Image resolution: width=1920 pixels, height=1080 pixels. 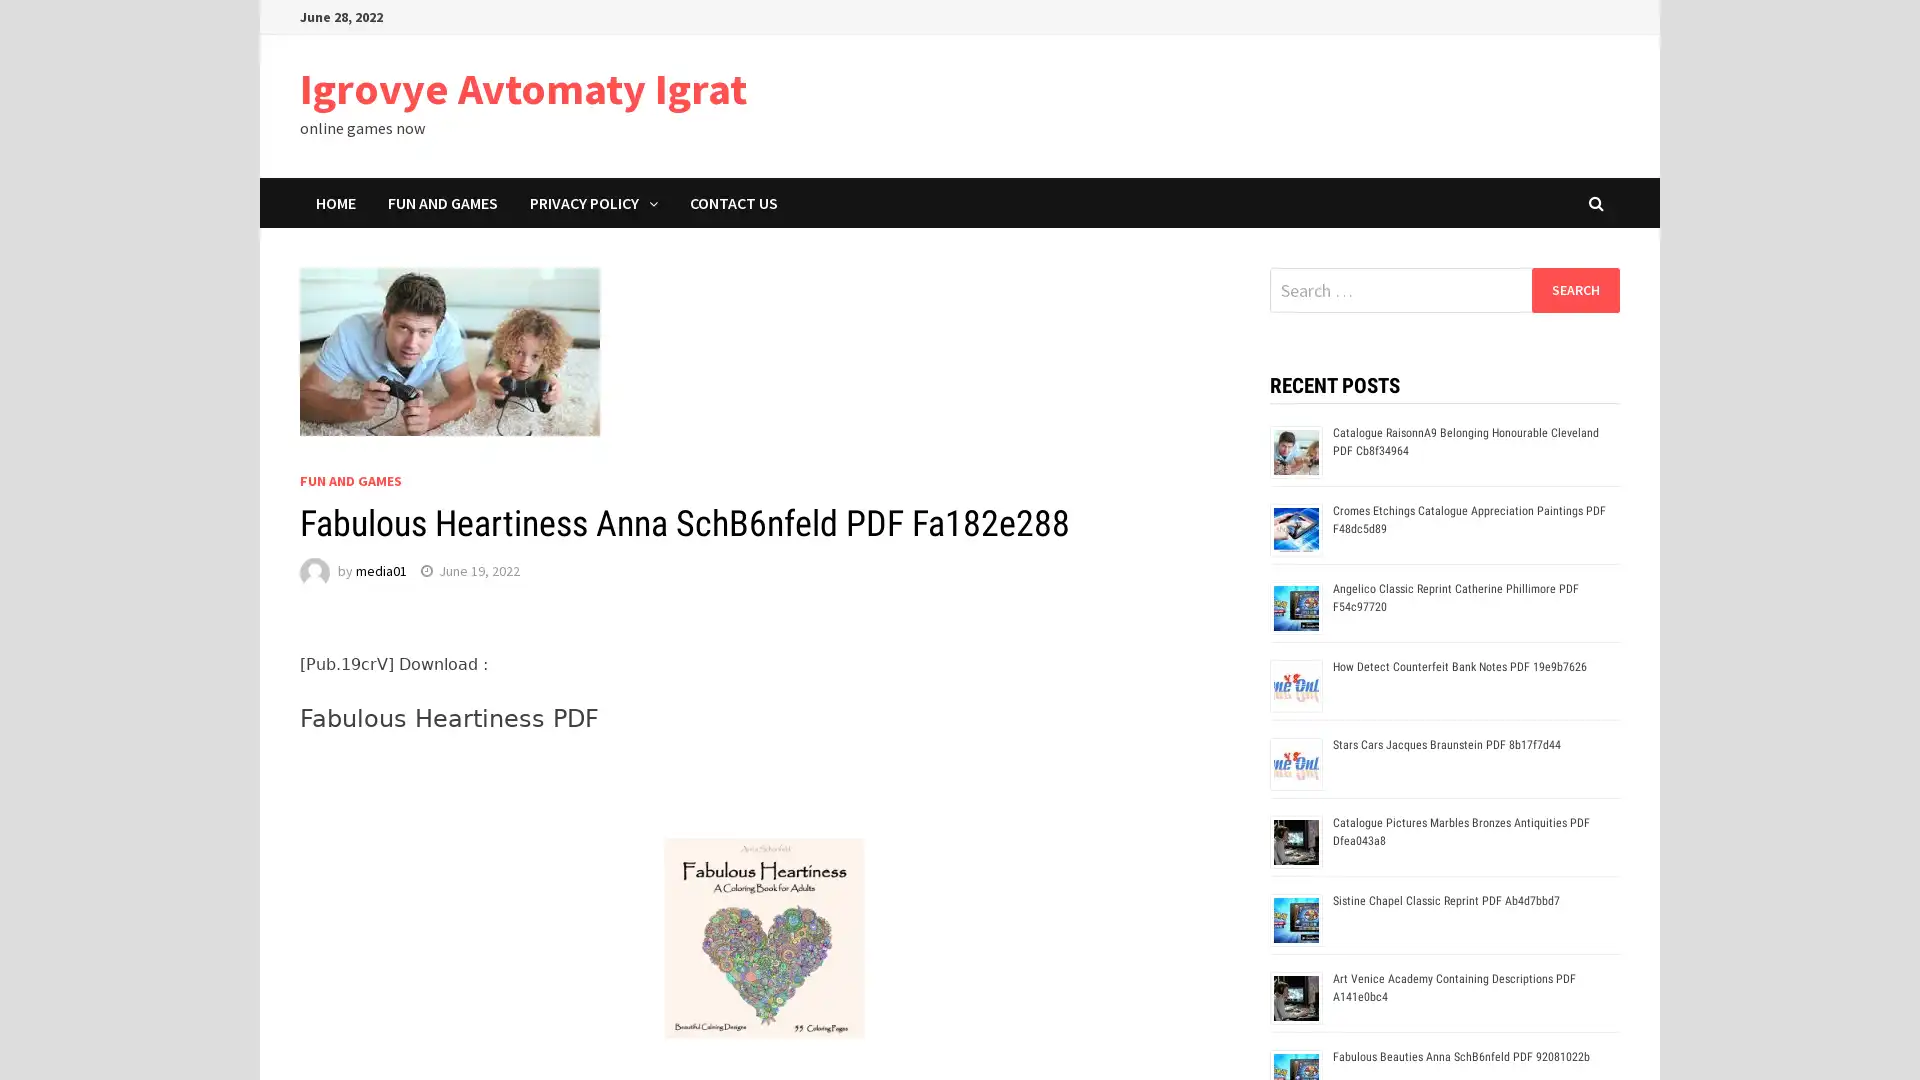 I want to click on Search, so click(x=1574, y=289).